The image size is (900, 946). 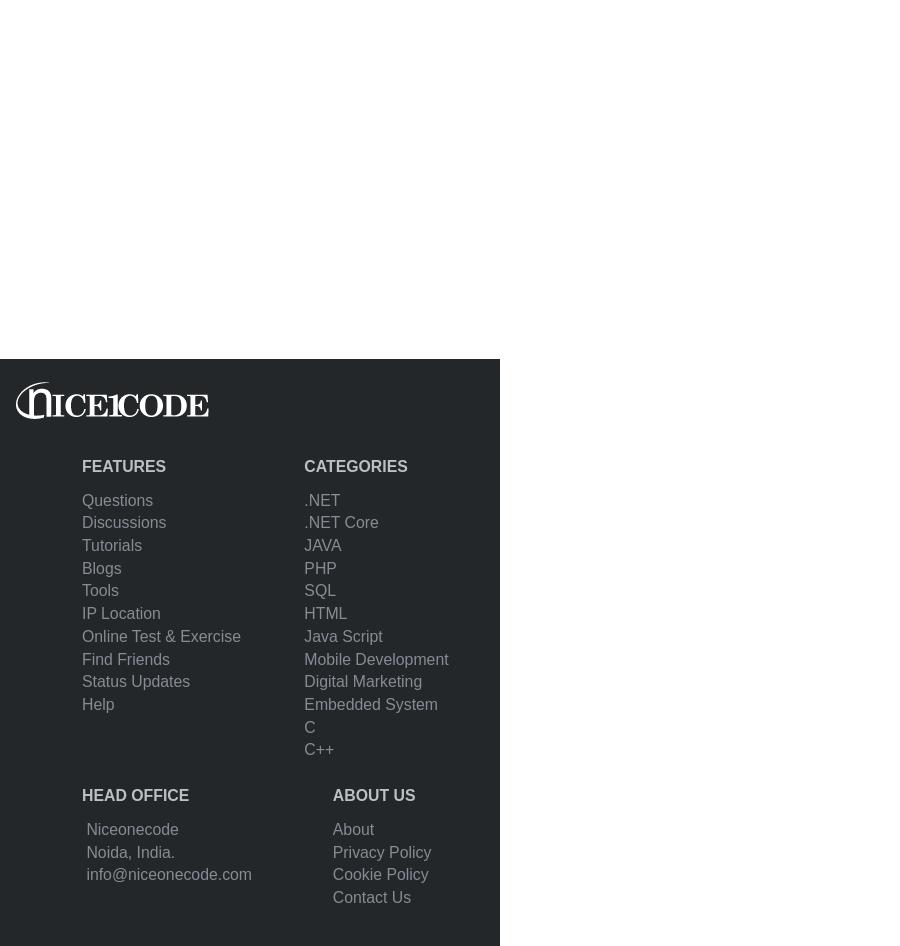 I want to click on '.NET', so click(x=321, y=499).